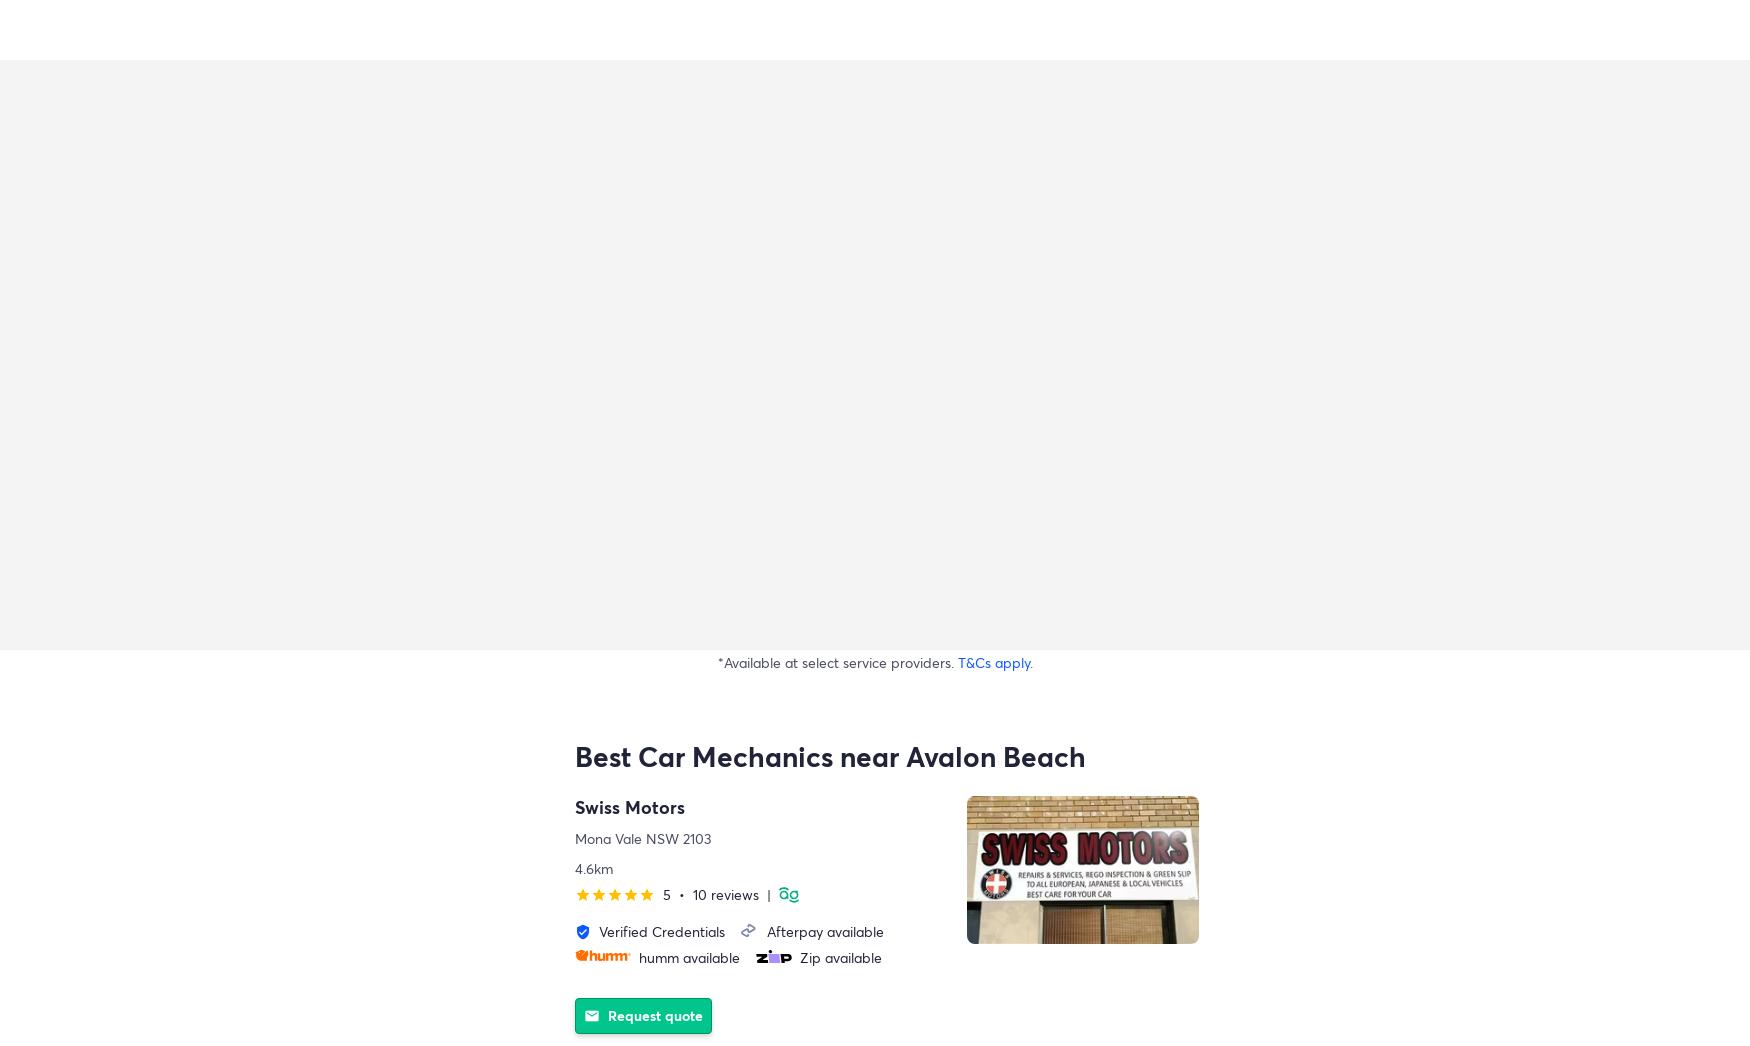  I want to click on '*Available at select service providers.', so click(837, 661).